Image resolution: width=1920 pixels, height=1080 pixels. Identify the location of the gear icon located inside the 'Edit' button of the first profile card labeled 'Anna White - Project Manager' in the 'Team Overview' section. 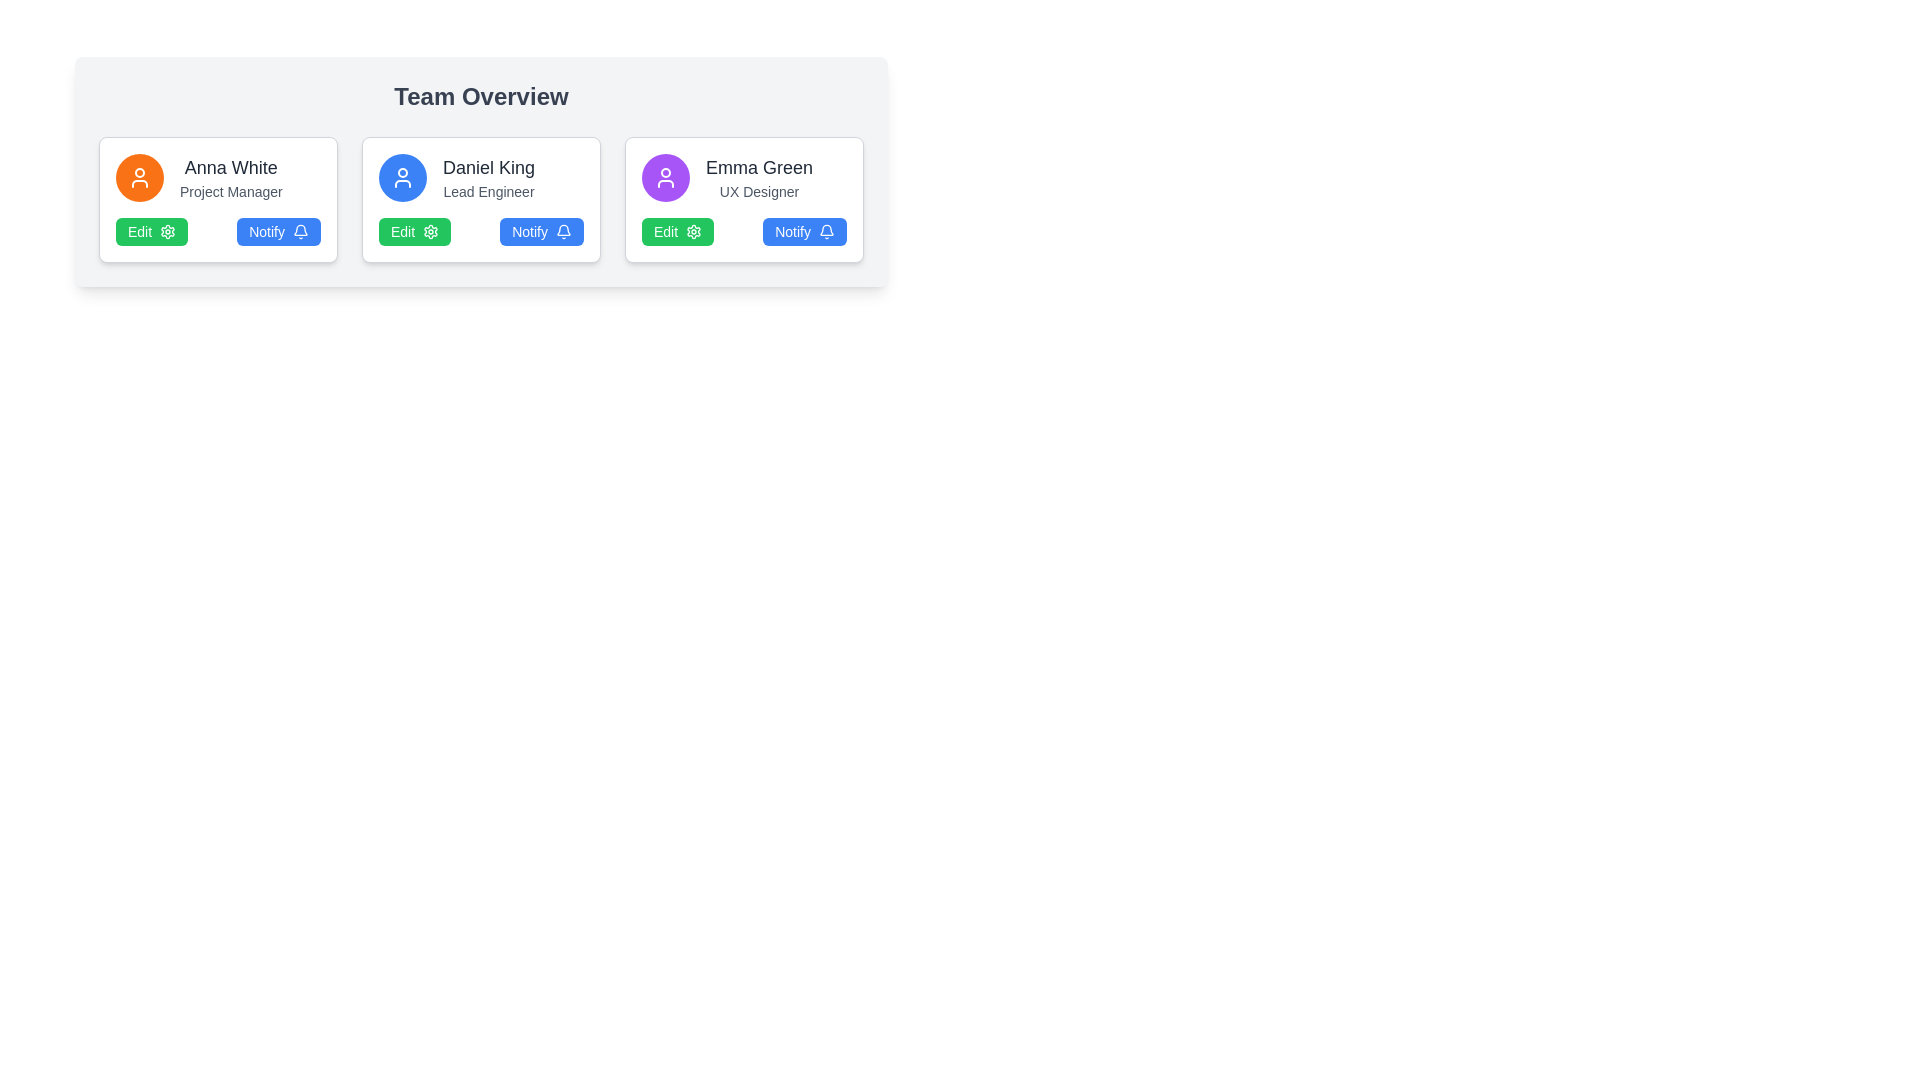
(168, 230).